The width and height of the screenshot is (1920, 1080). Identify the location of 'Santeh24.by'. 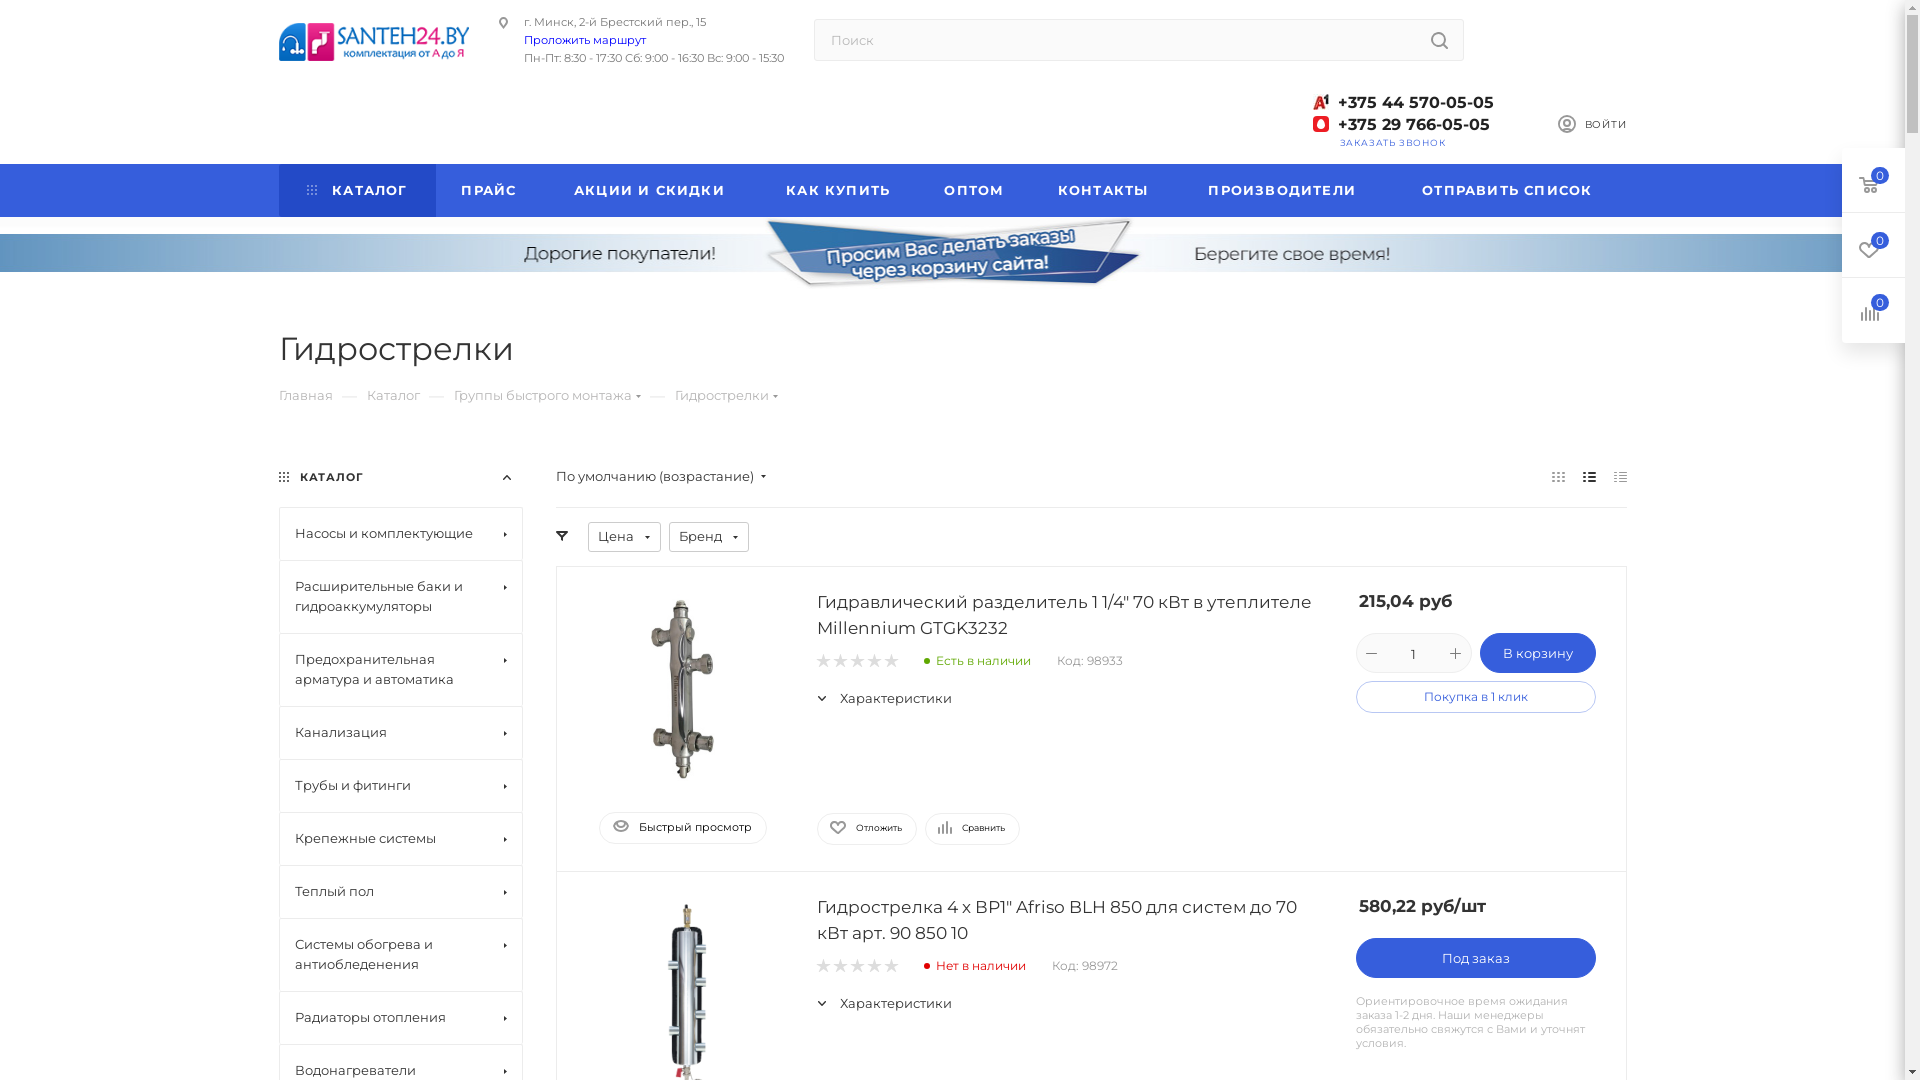
(277, 42).